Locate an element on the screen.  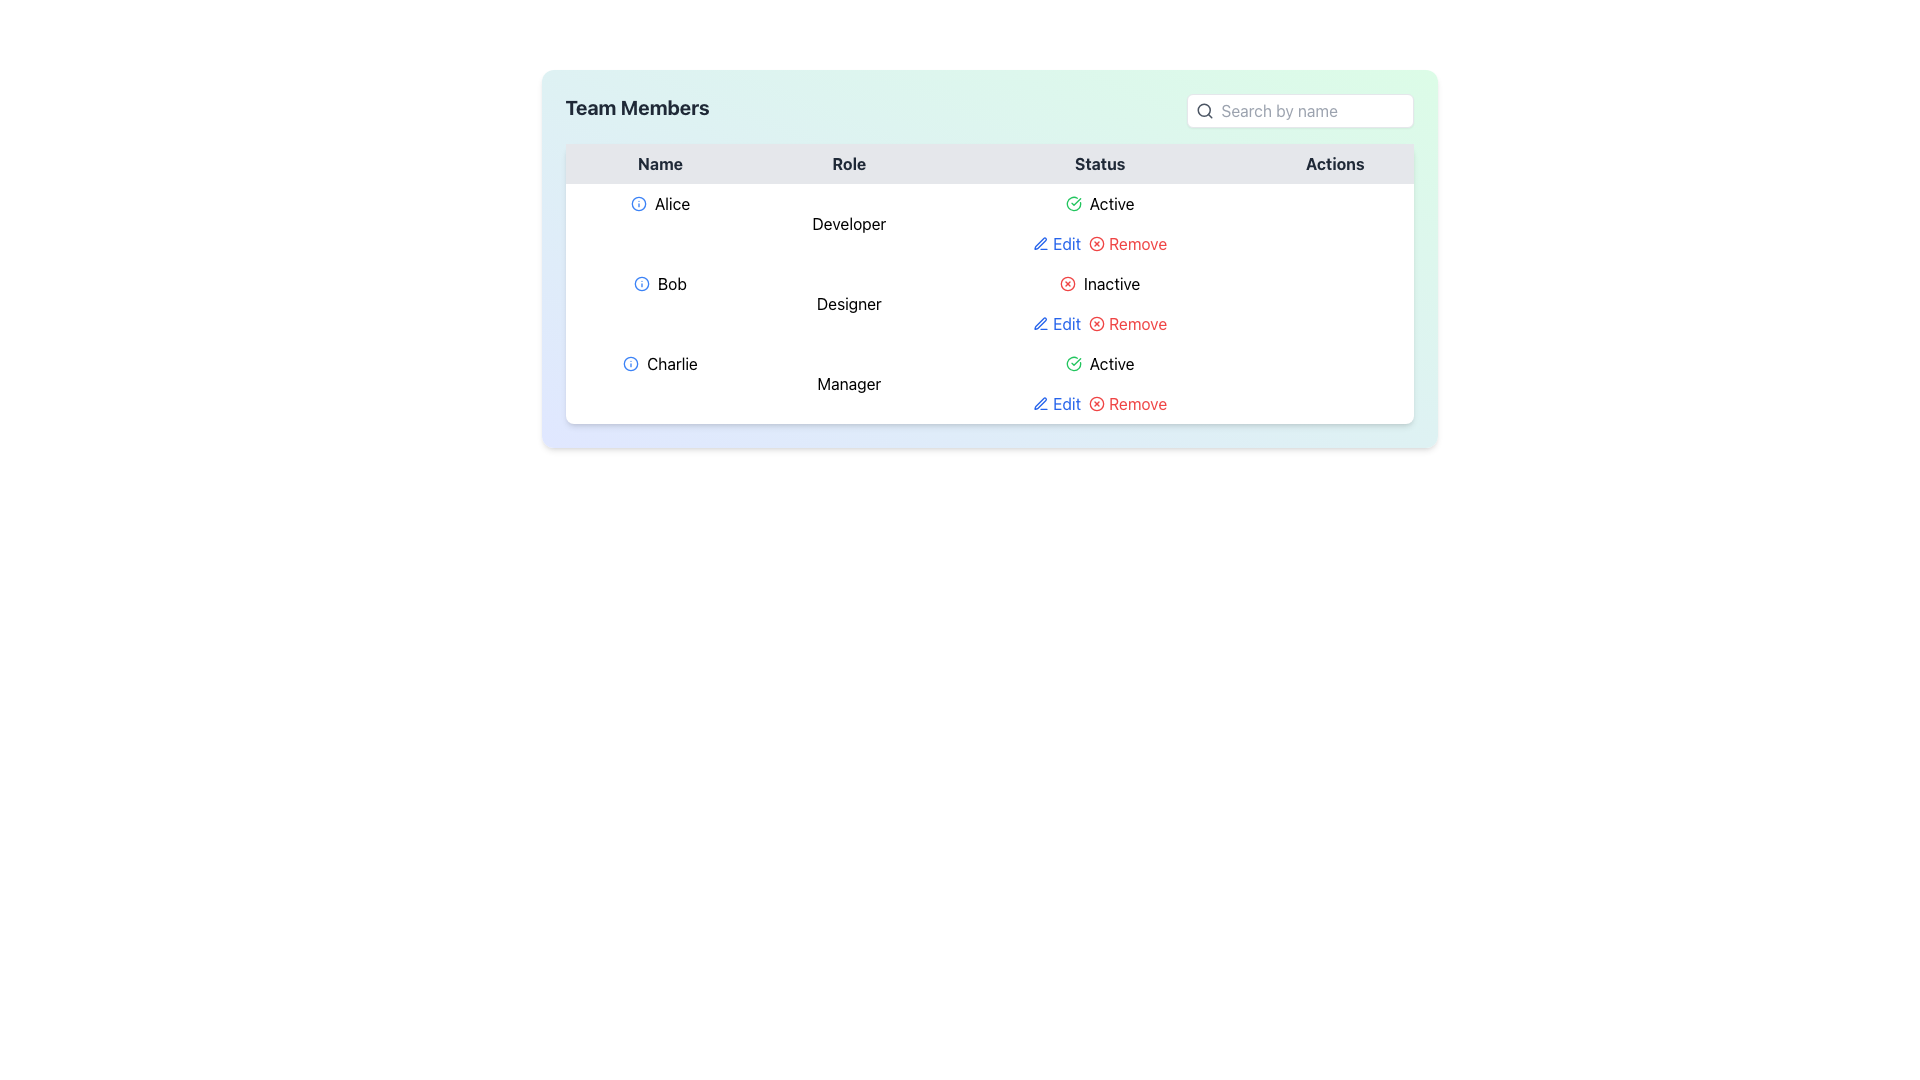
the 'Edit' icon in the 'Actions' column of the table corresponding to Bob in the second row is located at coordinates (1040, 242).